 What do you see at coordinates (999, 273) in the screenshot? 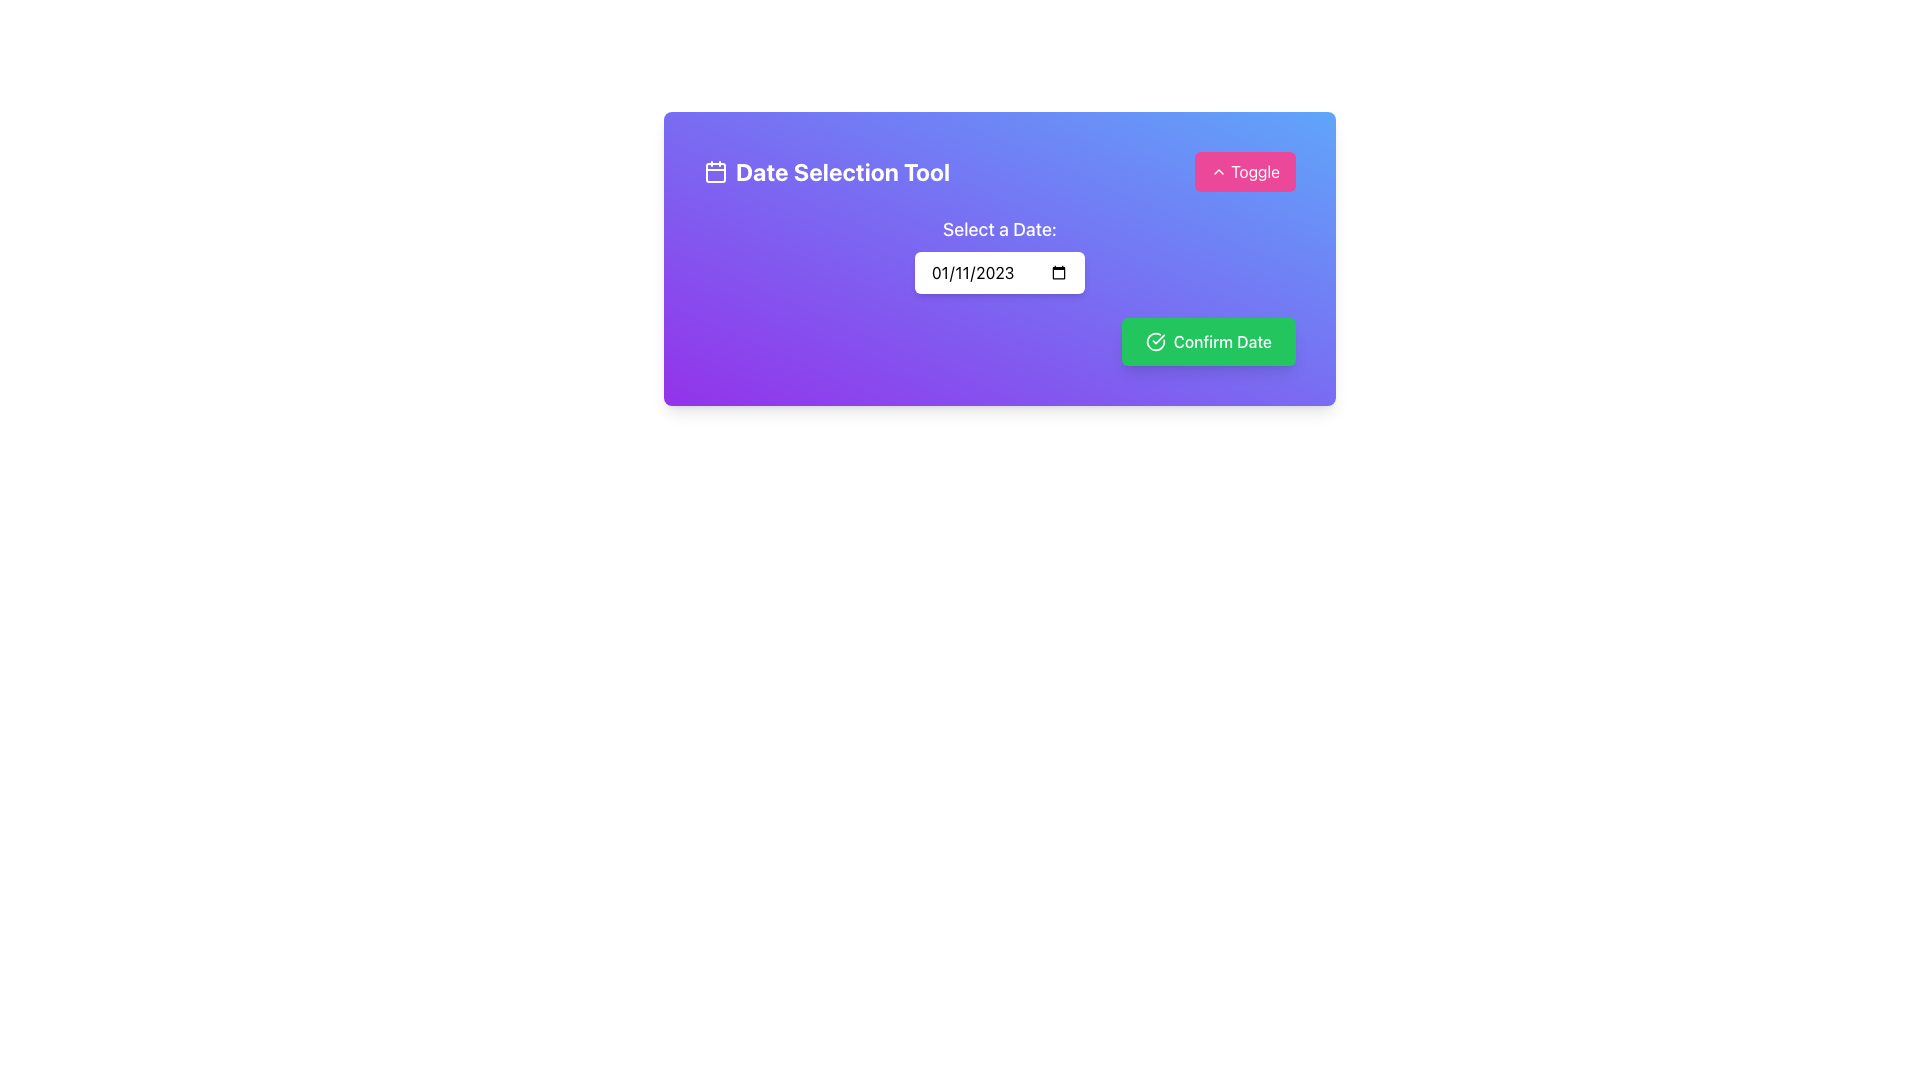
I see `the date input field styled with rounded corners and a calendar icon` at bounding box center [999, 273].